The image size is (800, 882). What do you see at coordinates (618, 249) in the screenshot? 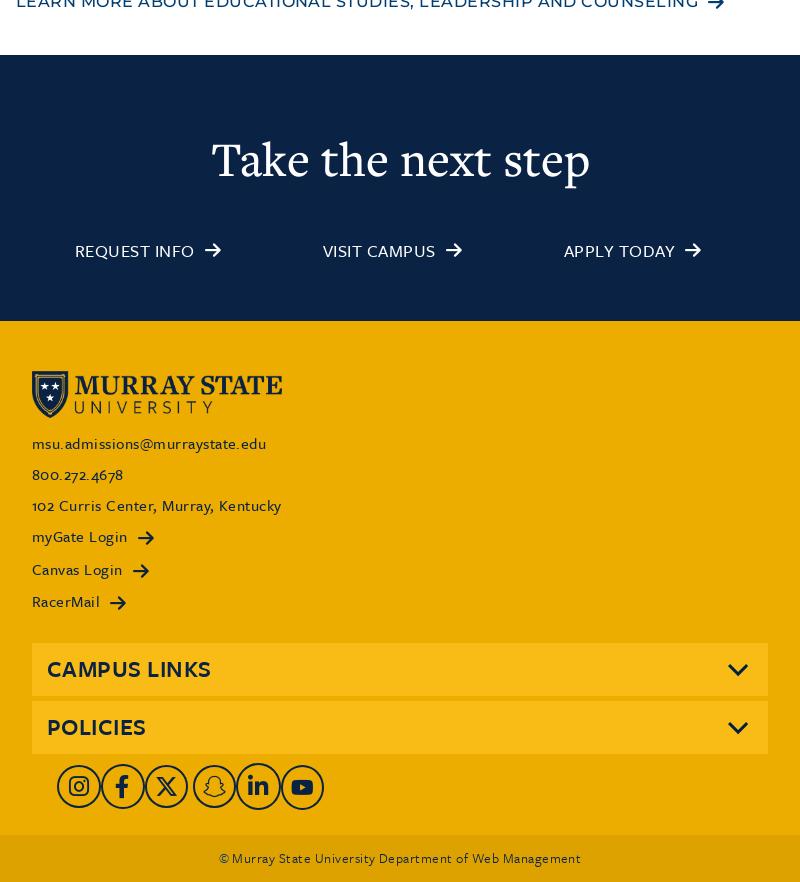
I see `'Apply Today'` at bounding box center [618, 249].